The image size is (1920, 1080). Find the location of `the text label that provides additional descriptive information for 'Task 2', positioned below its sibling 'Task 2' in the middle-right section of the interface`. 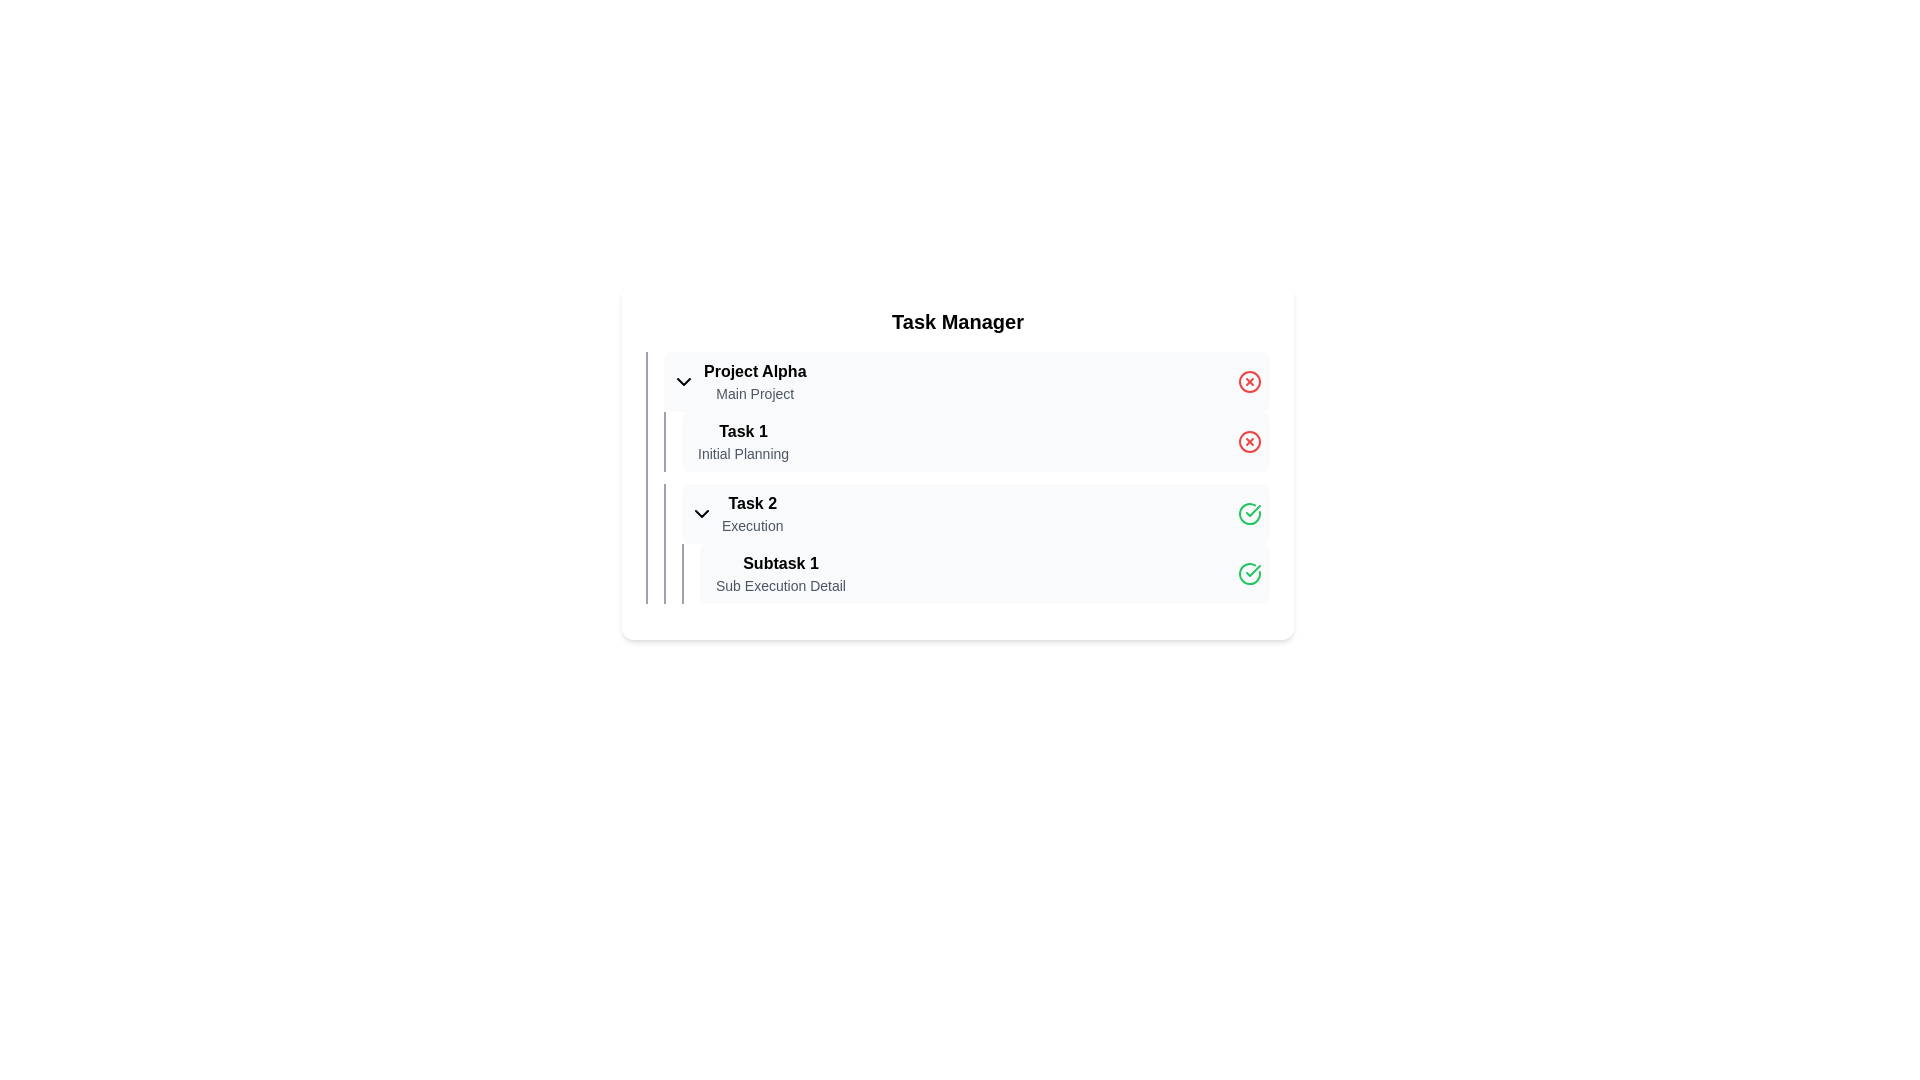

the text label that provides additional descriptive information for 'Task 2', positioned below its sibling 'Task 2' in the middle-right section of the interface is located at coordinates (751, 524).